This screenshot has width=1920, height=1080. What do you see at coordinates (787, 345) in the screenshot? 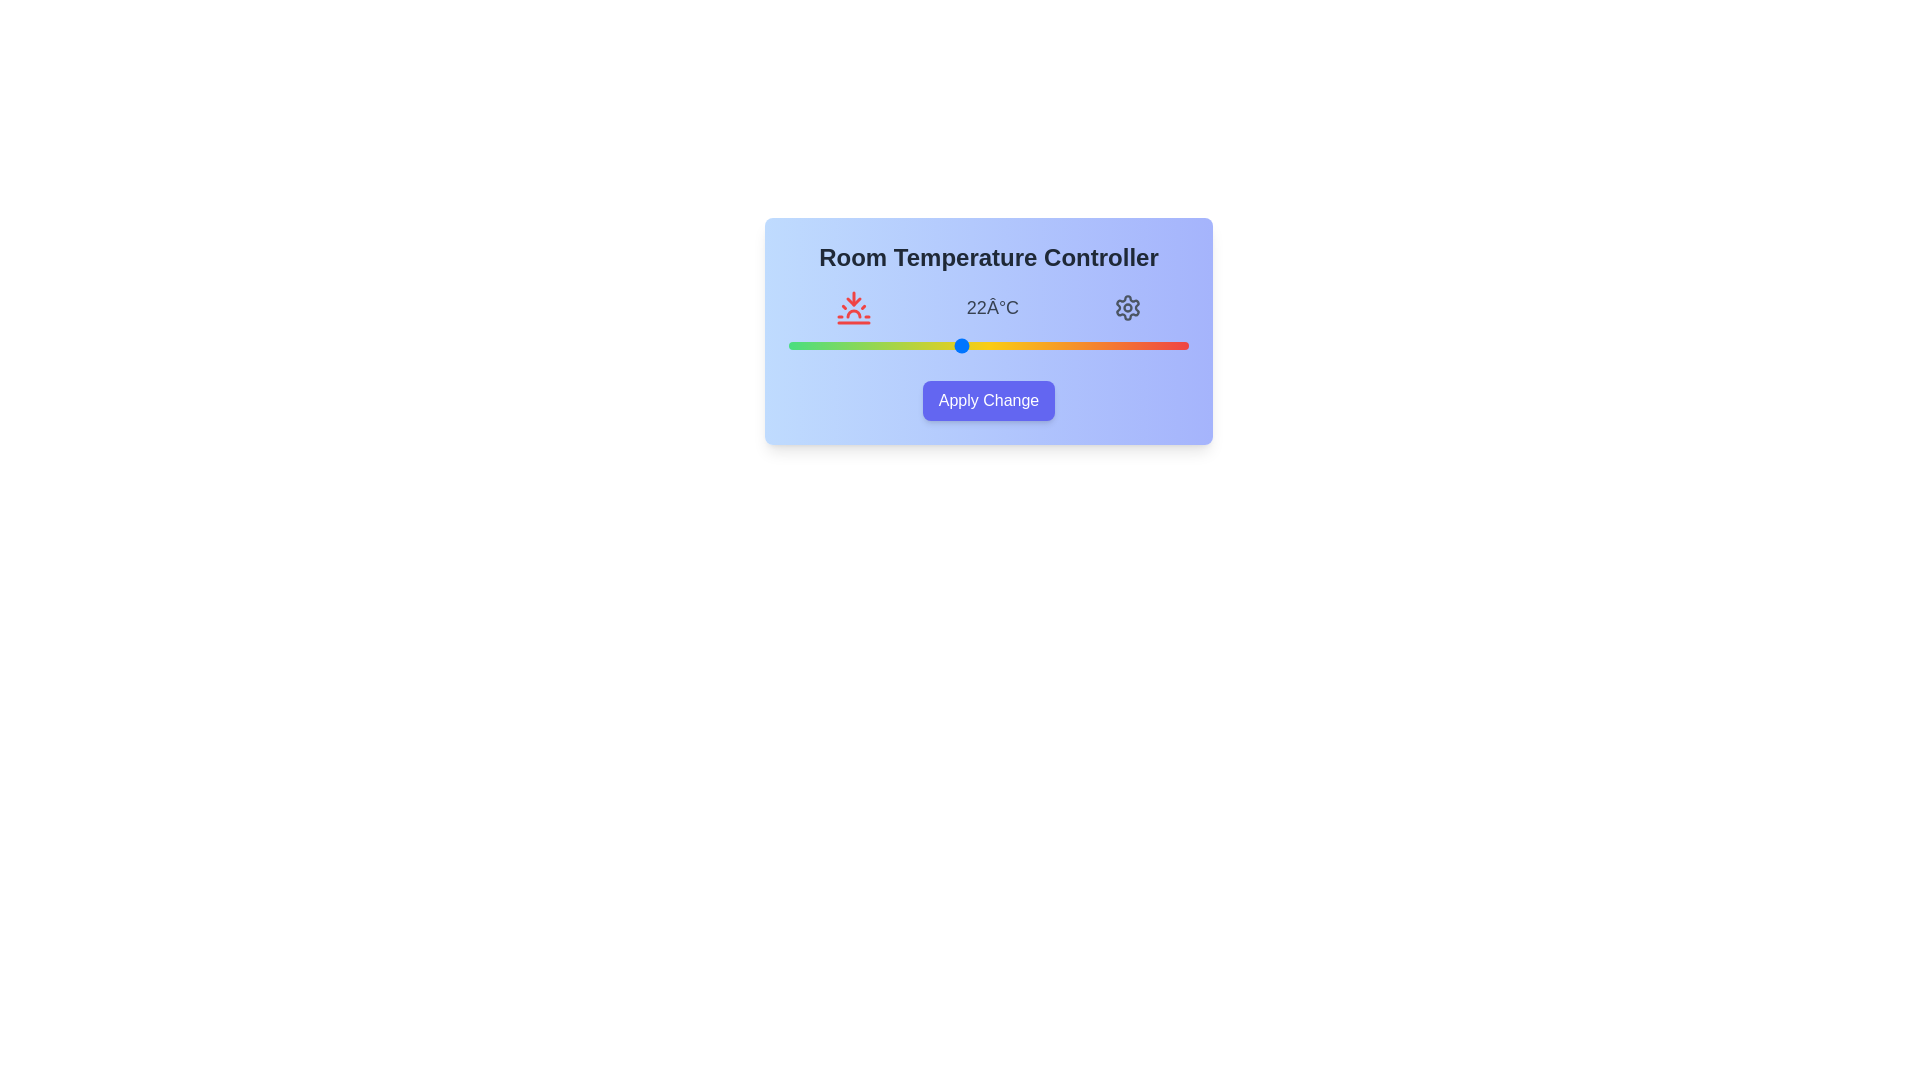
I see `the temperature slider to 16 degrees` at bounding box center [787, 345].